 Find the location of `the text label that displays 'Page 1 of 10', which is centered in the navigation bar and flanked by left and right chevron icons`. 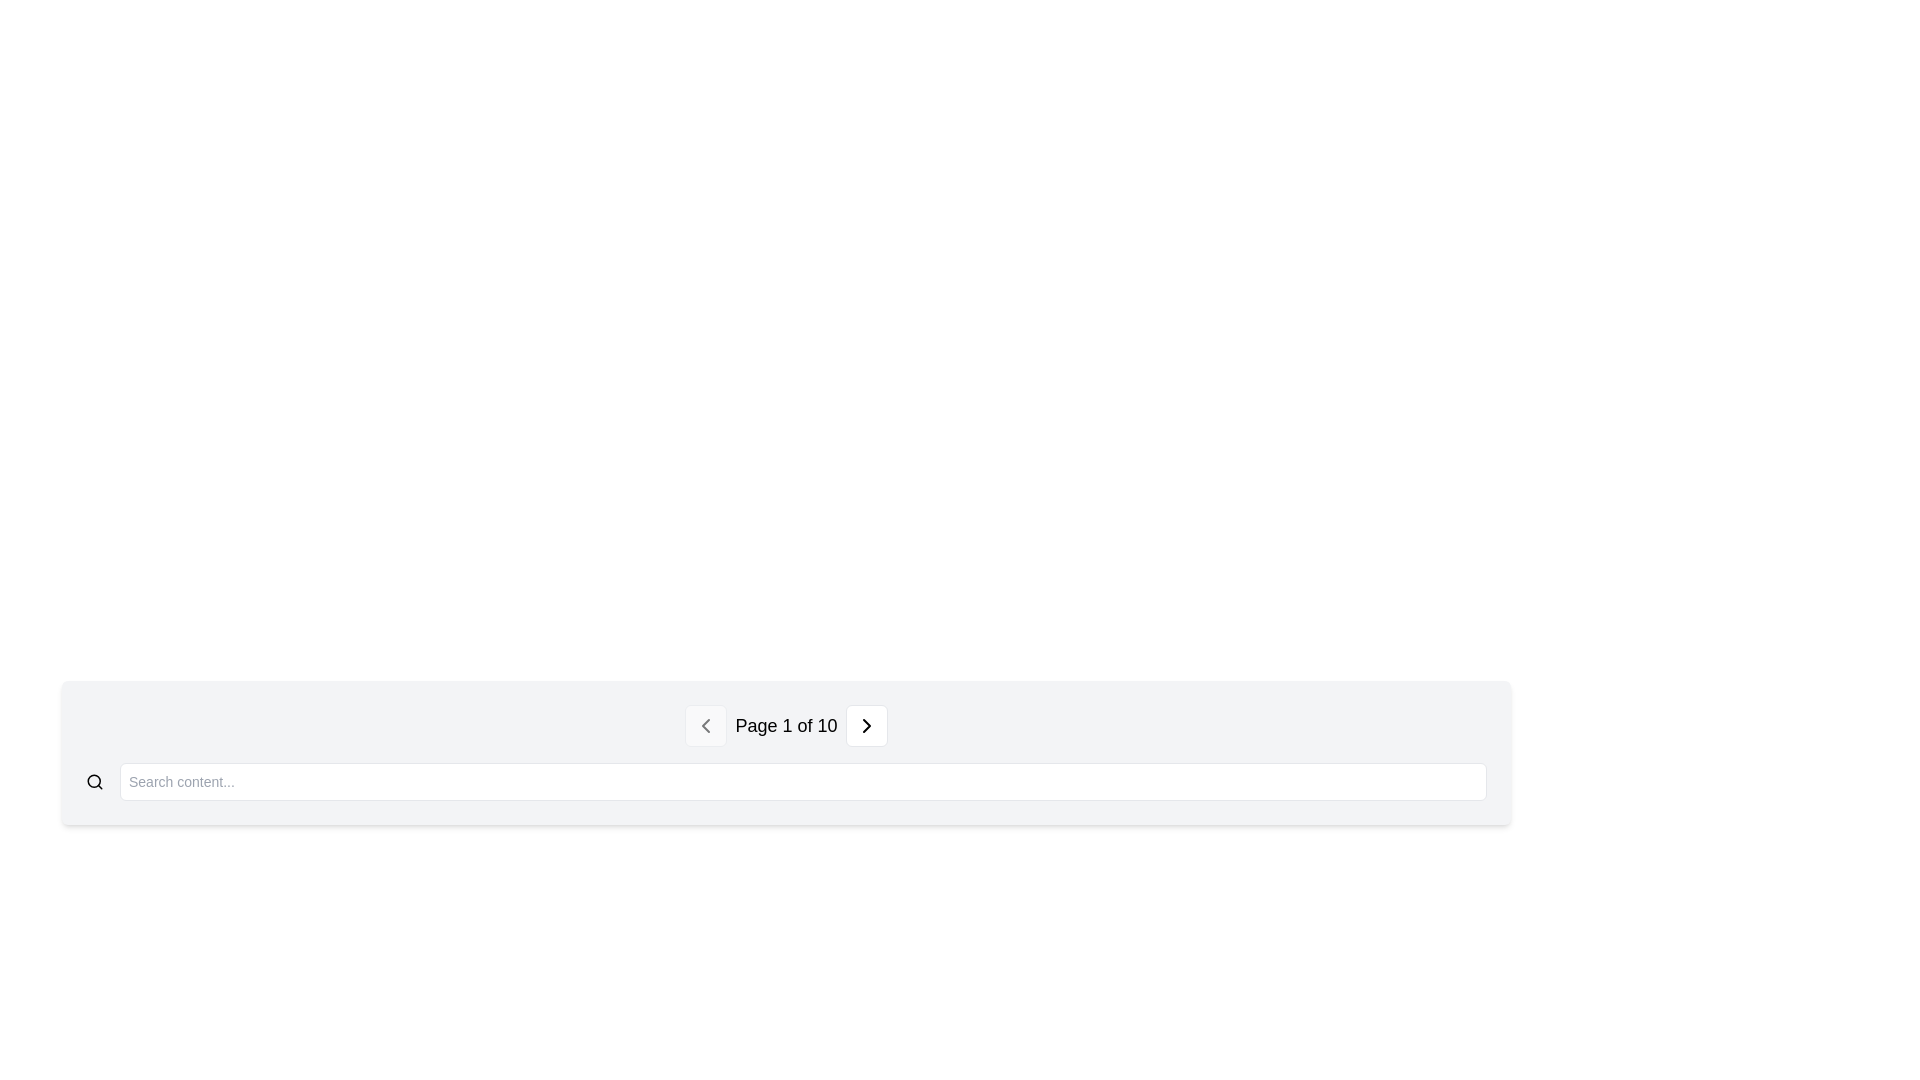

the text label that displays 'Page 1 of 10', which is centered in the navigation bar and flanked by left and right chevron icons is located at coordinates (785, 725).